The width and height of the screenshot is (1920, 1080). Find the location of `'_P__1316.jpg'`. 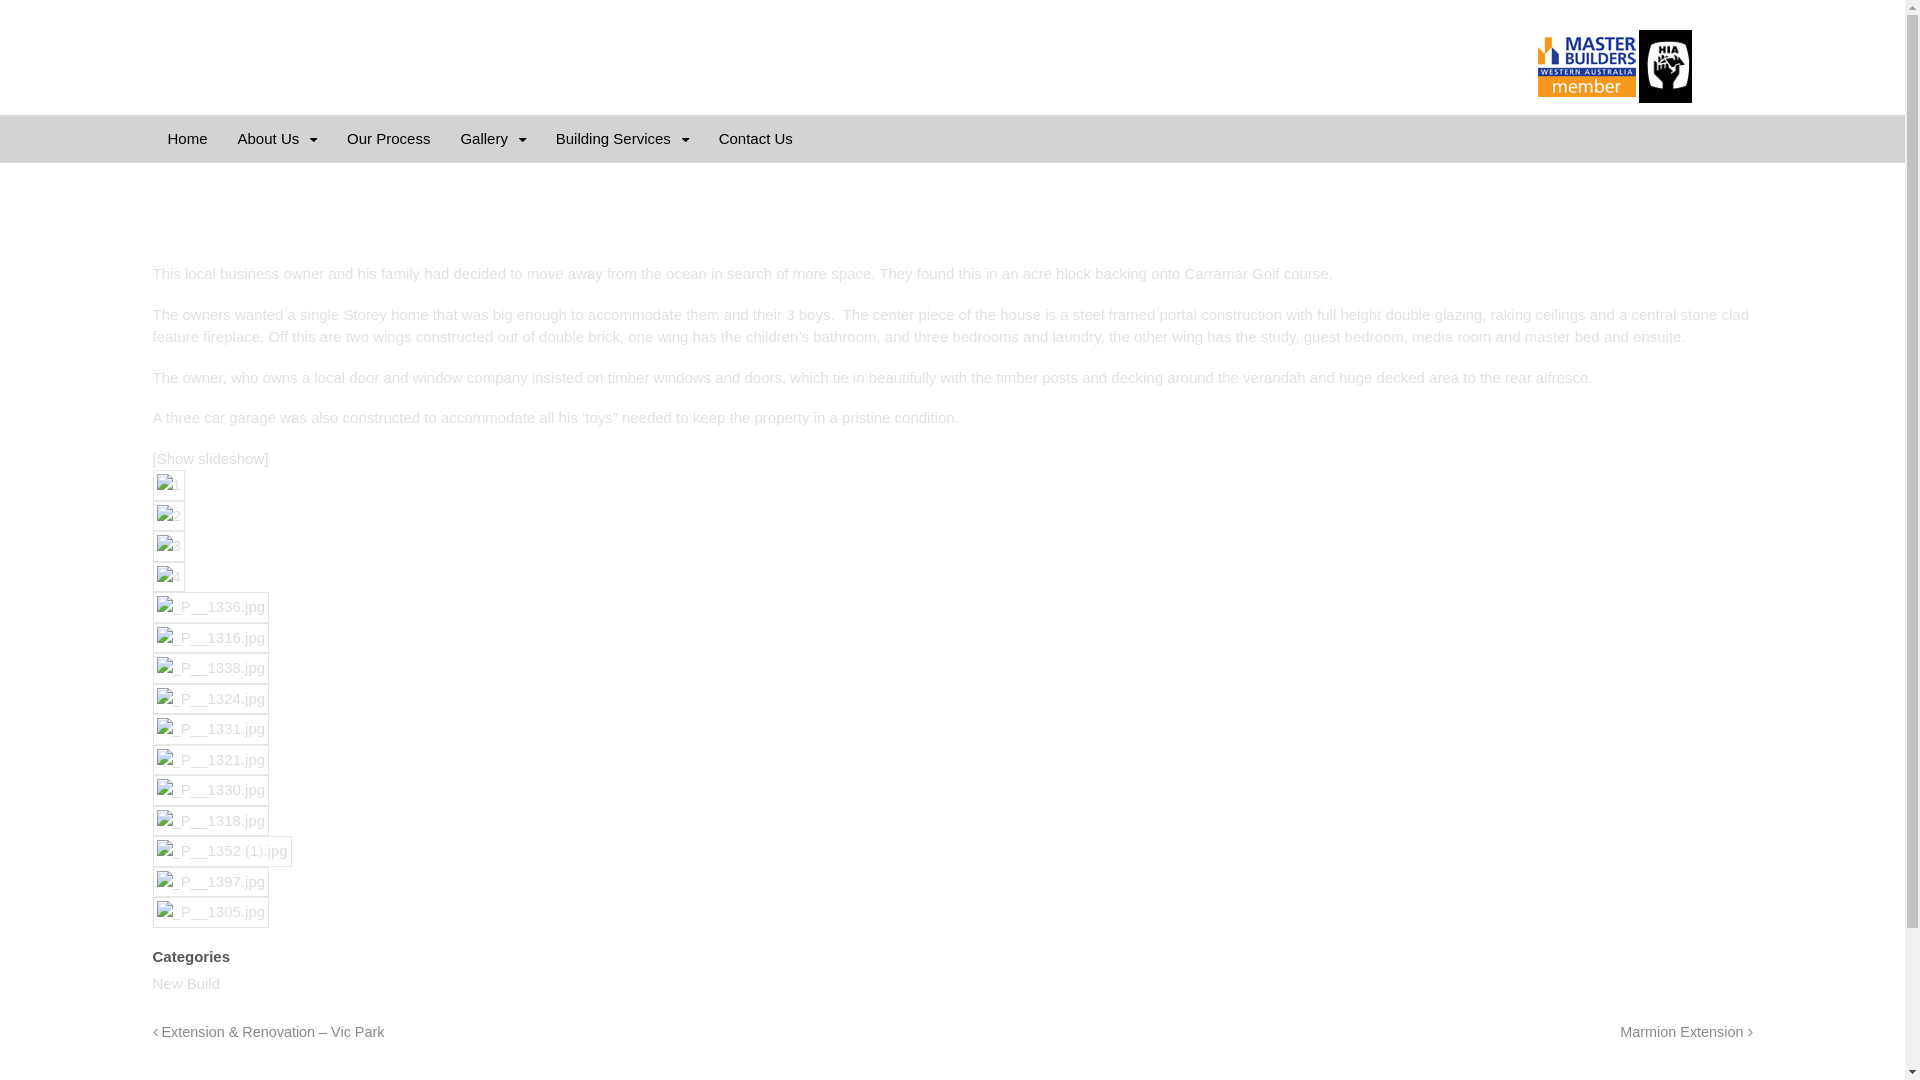

'_P__1316.jpg' is located at coordinates (210, 637).